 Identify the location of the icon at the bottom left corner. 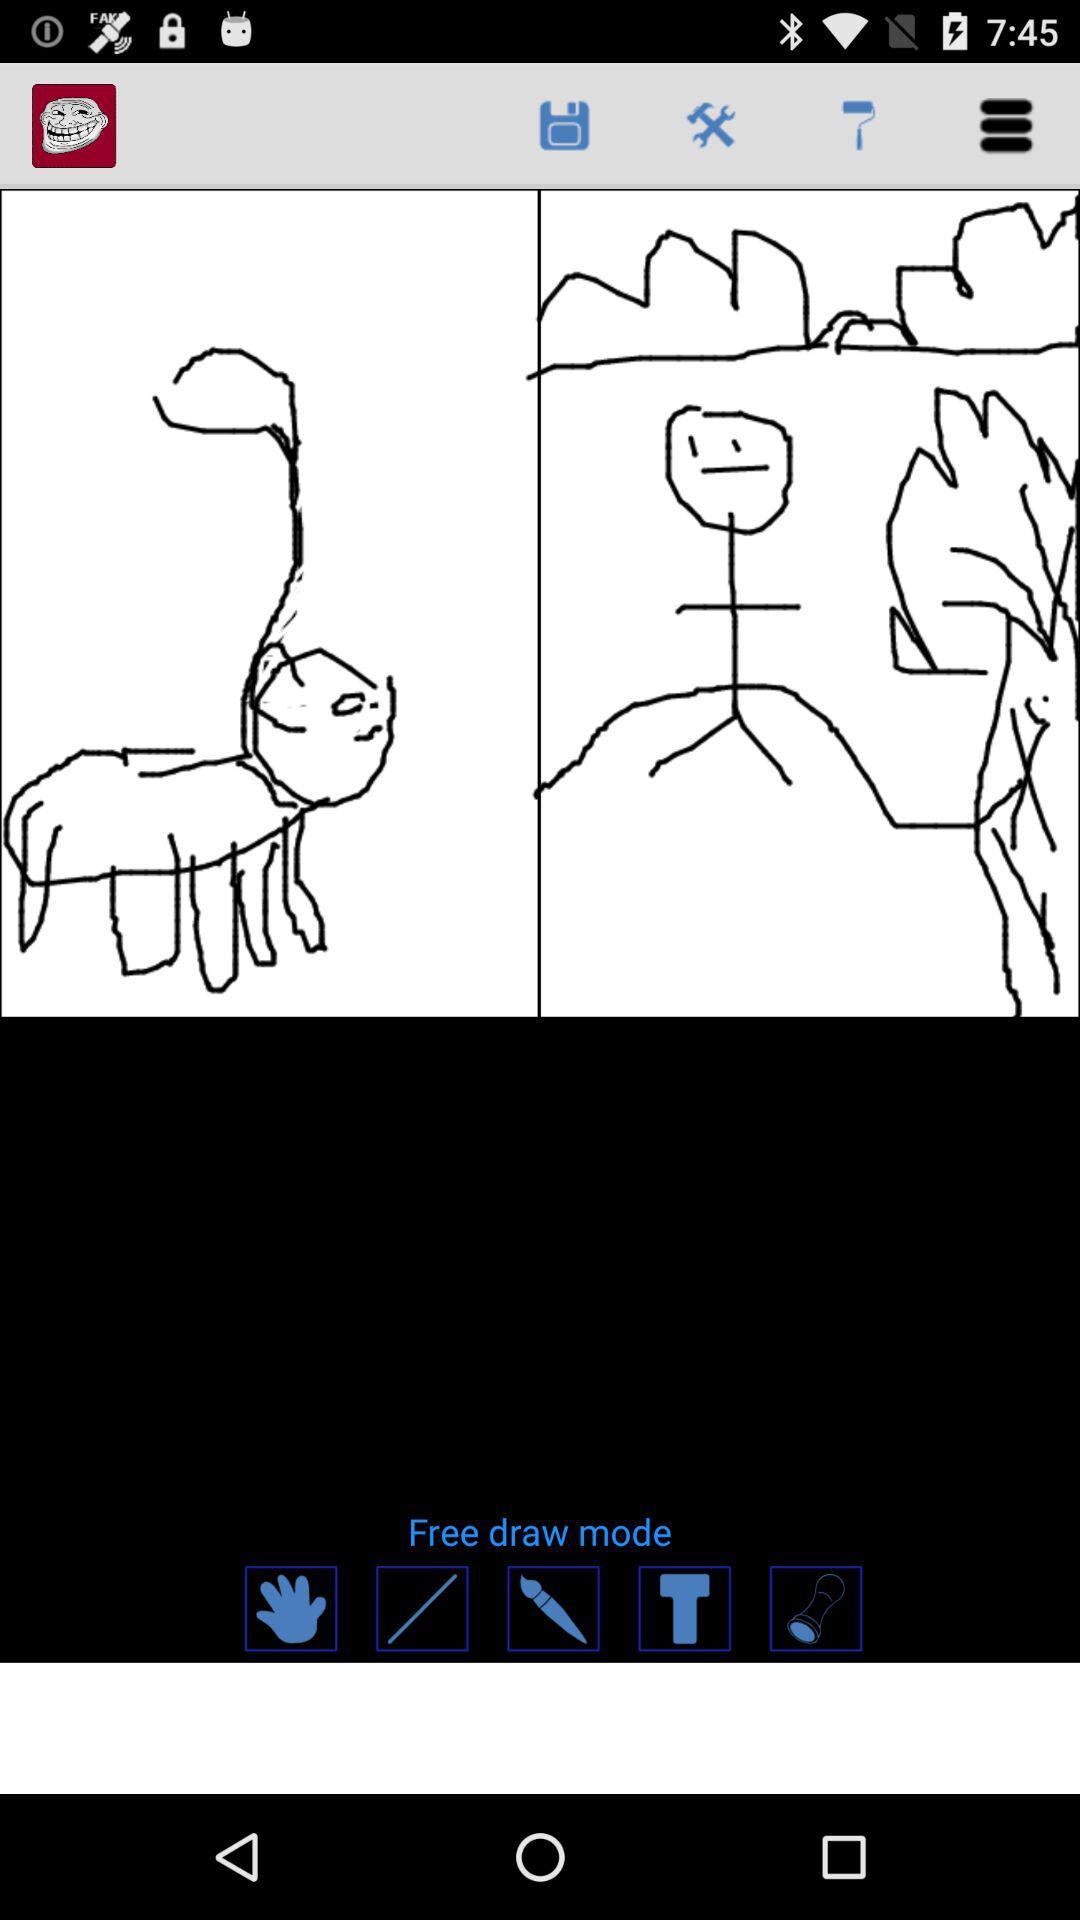
(290, 1608).